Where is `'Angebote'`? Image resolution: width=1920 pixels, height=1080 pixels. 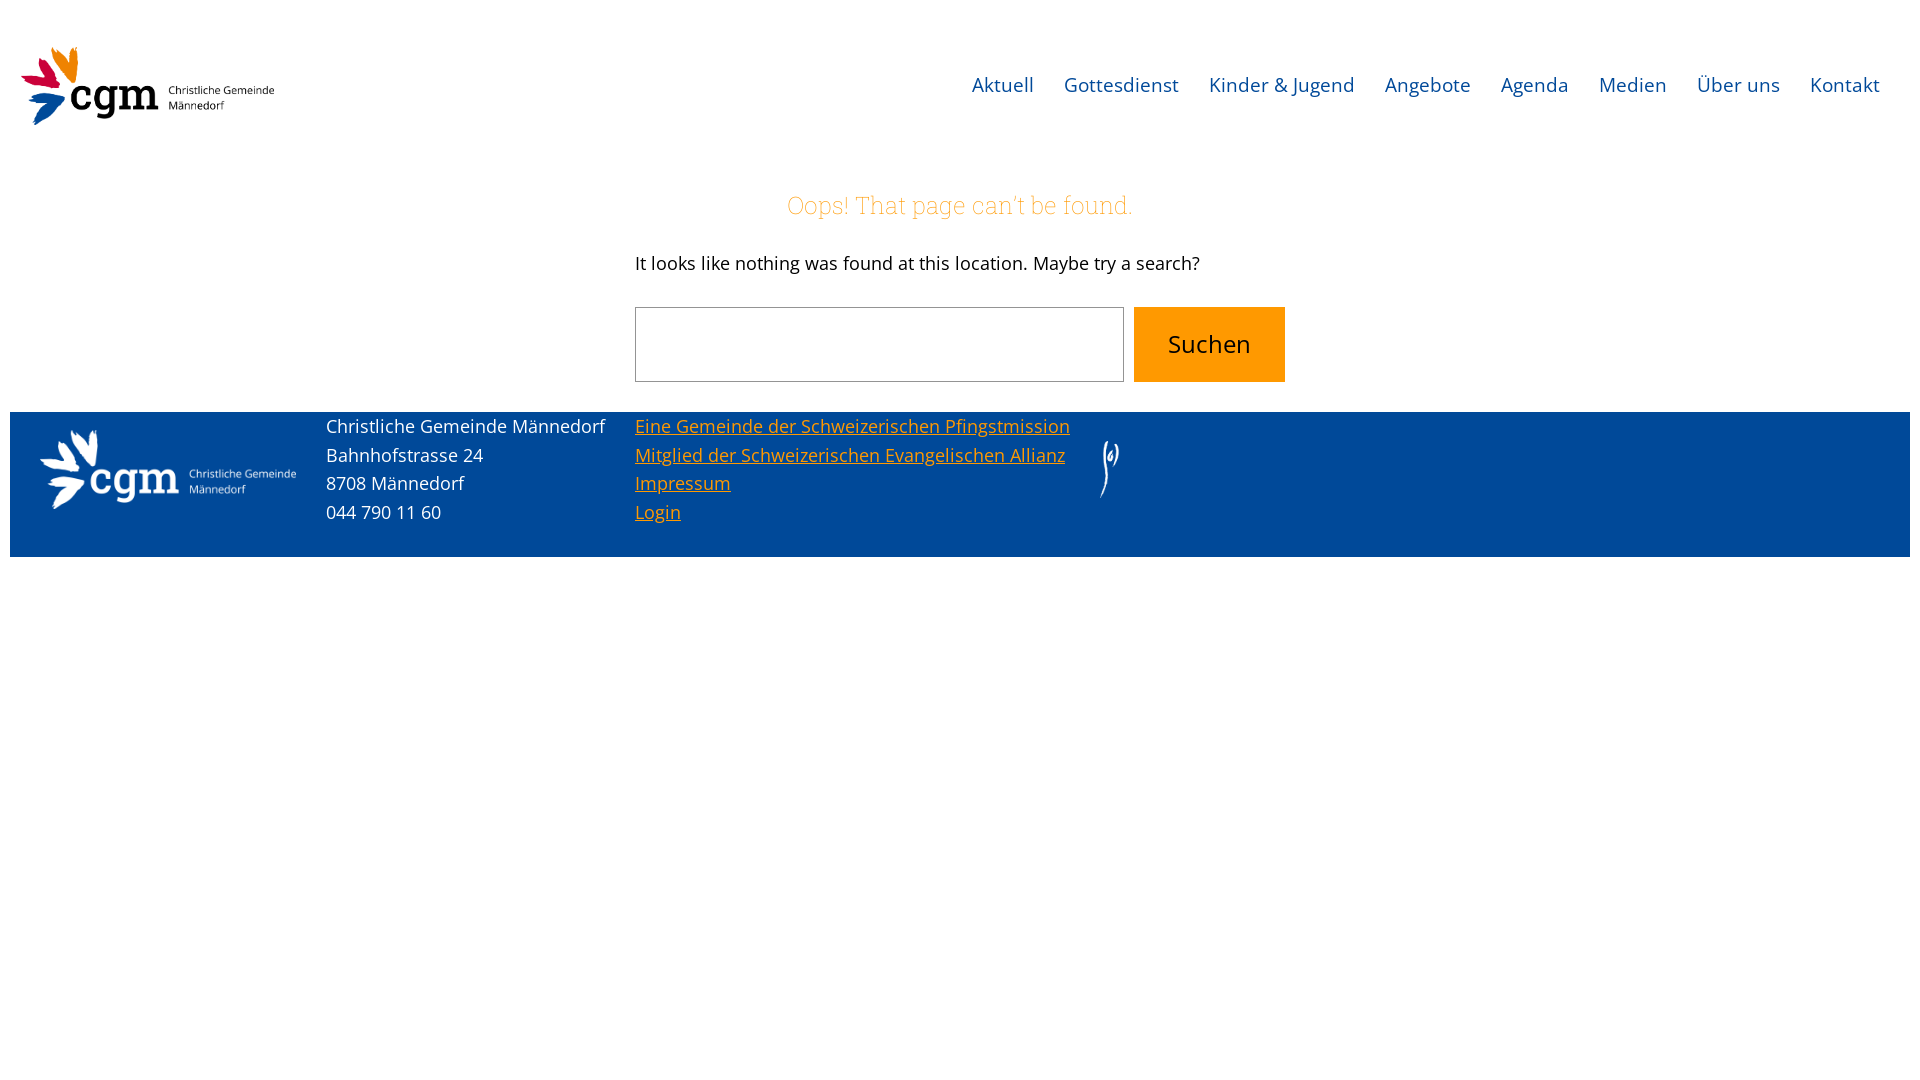 'Angebote' is located at coordinates (1426, 84).